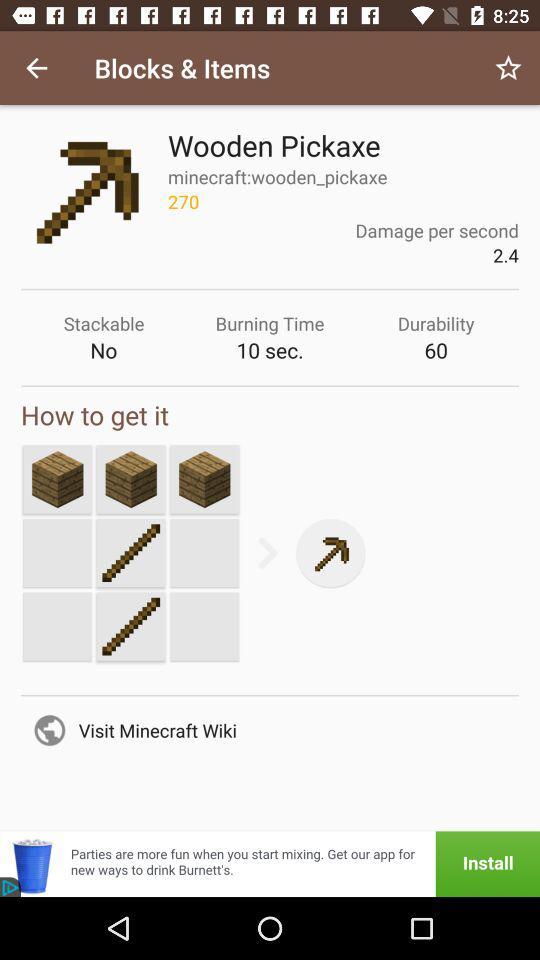 This screenshot has width=540, height=960. I want to click on install the app, so click(270, 863).